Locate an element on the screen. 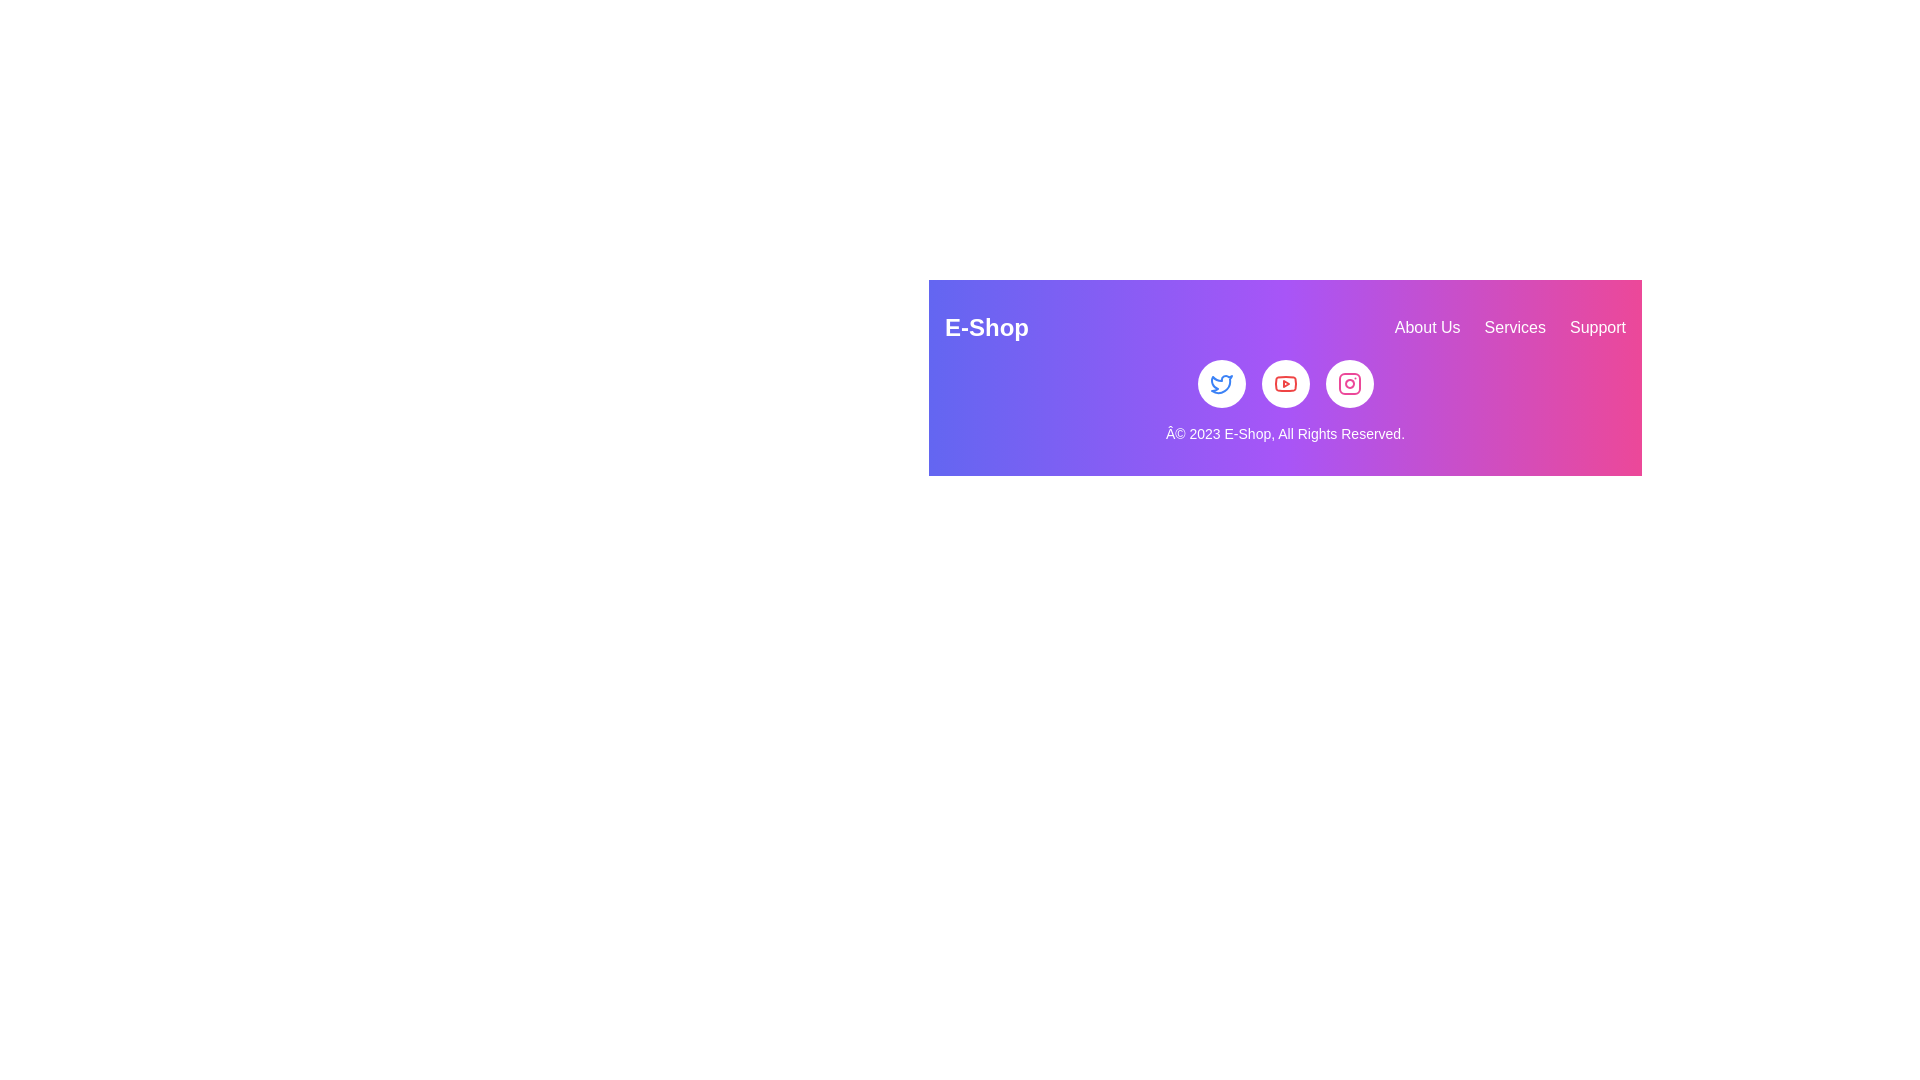 This screenshot has height=1080, width=1920. the social media icons in the footer-like informational and navigation bar to access respective social media pages is located at coordinates (1285, 378).